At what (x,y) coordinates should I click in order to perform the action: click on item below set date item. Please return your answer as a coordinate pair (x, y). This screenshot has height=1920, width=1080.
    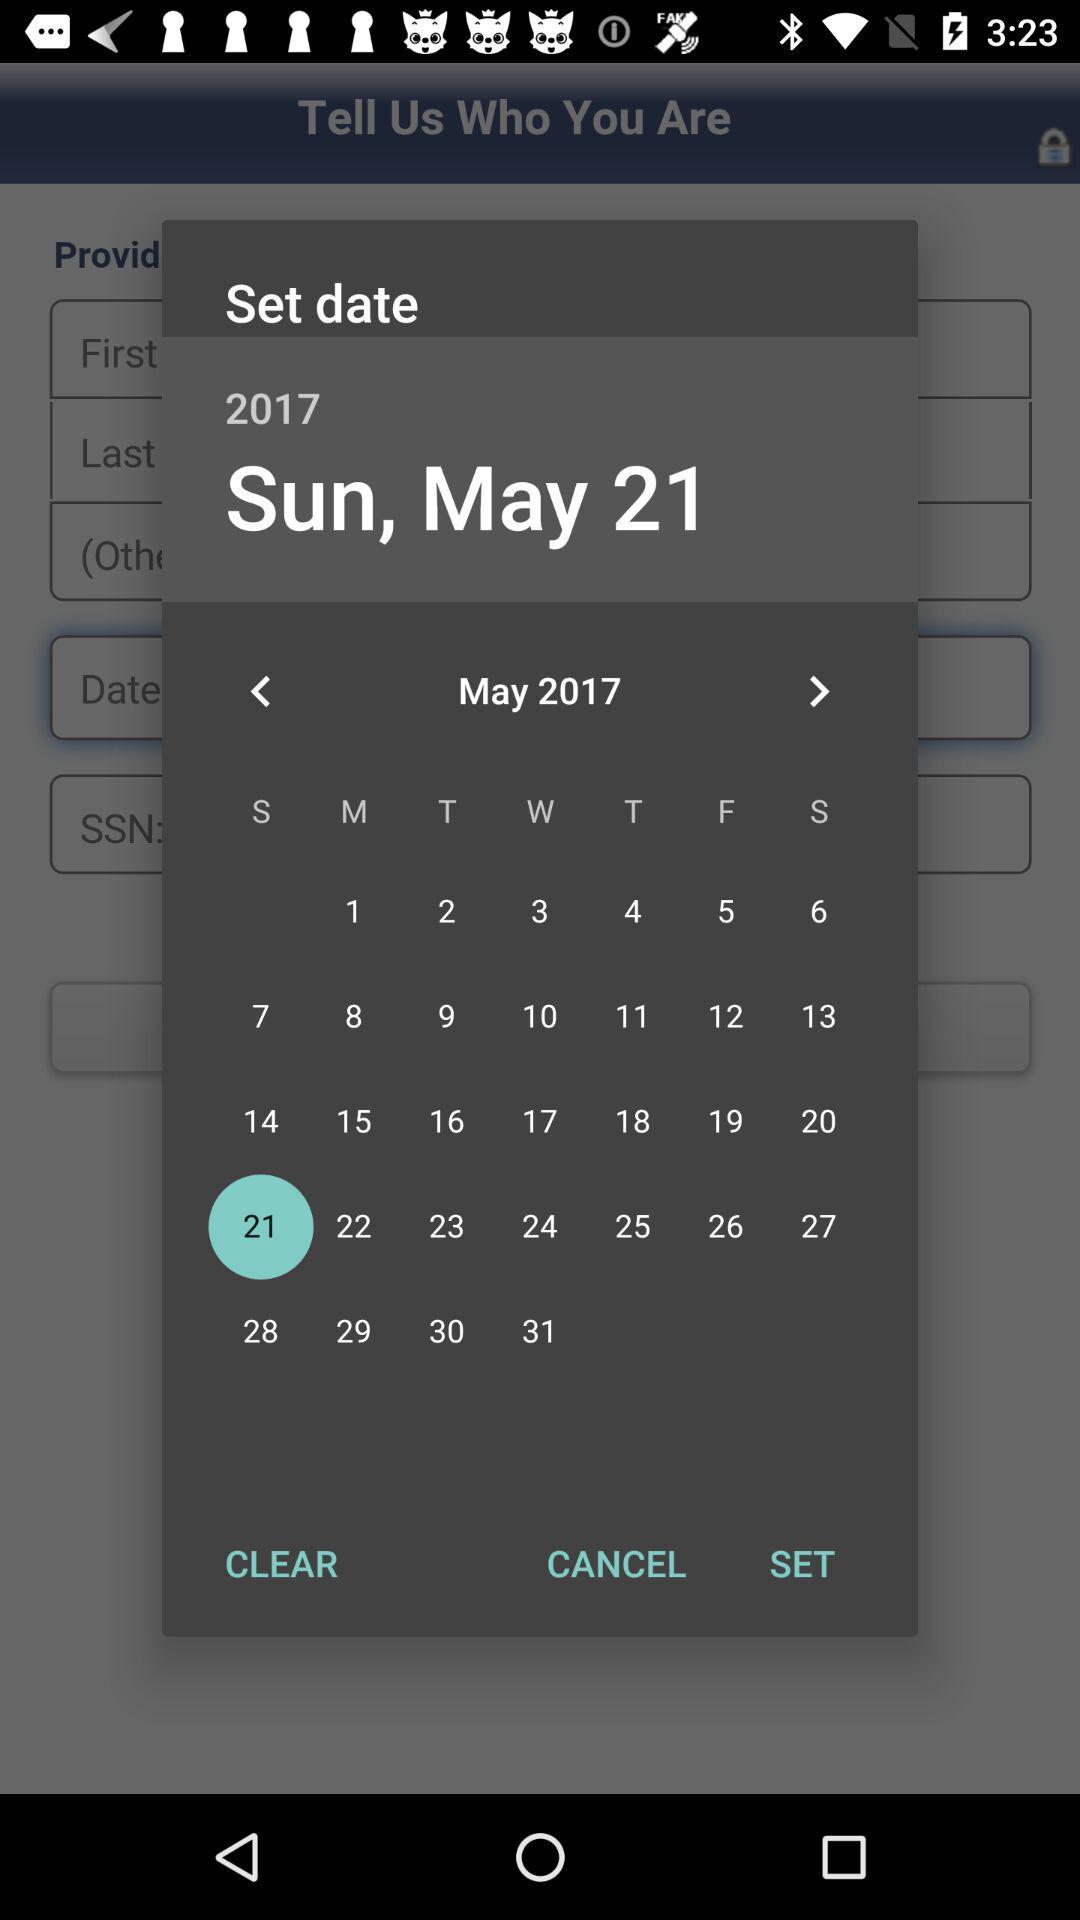
    Looking at the image, I should click on (540, 386).